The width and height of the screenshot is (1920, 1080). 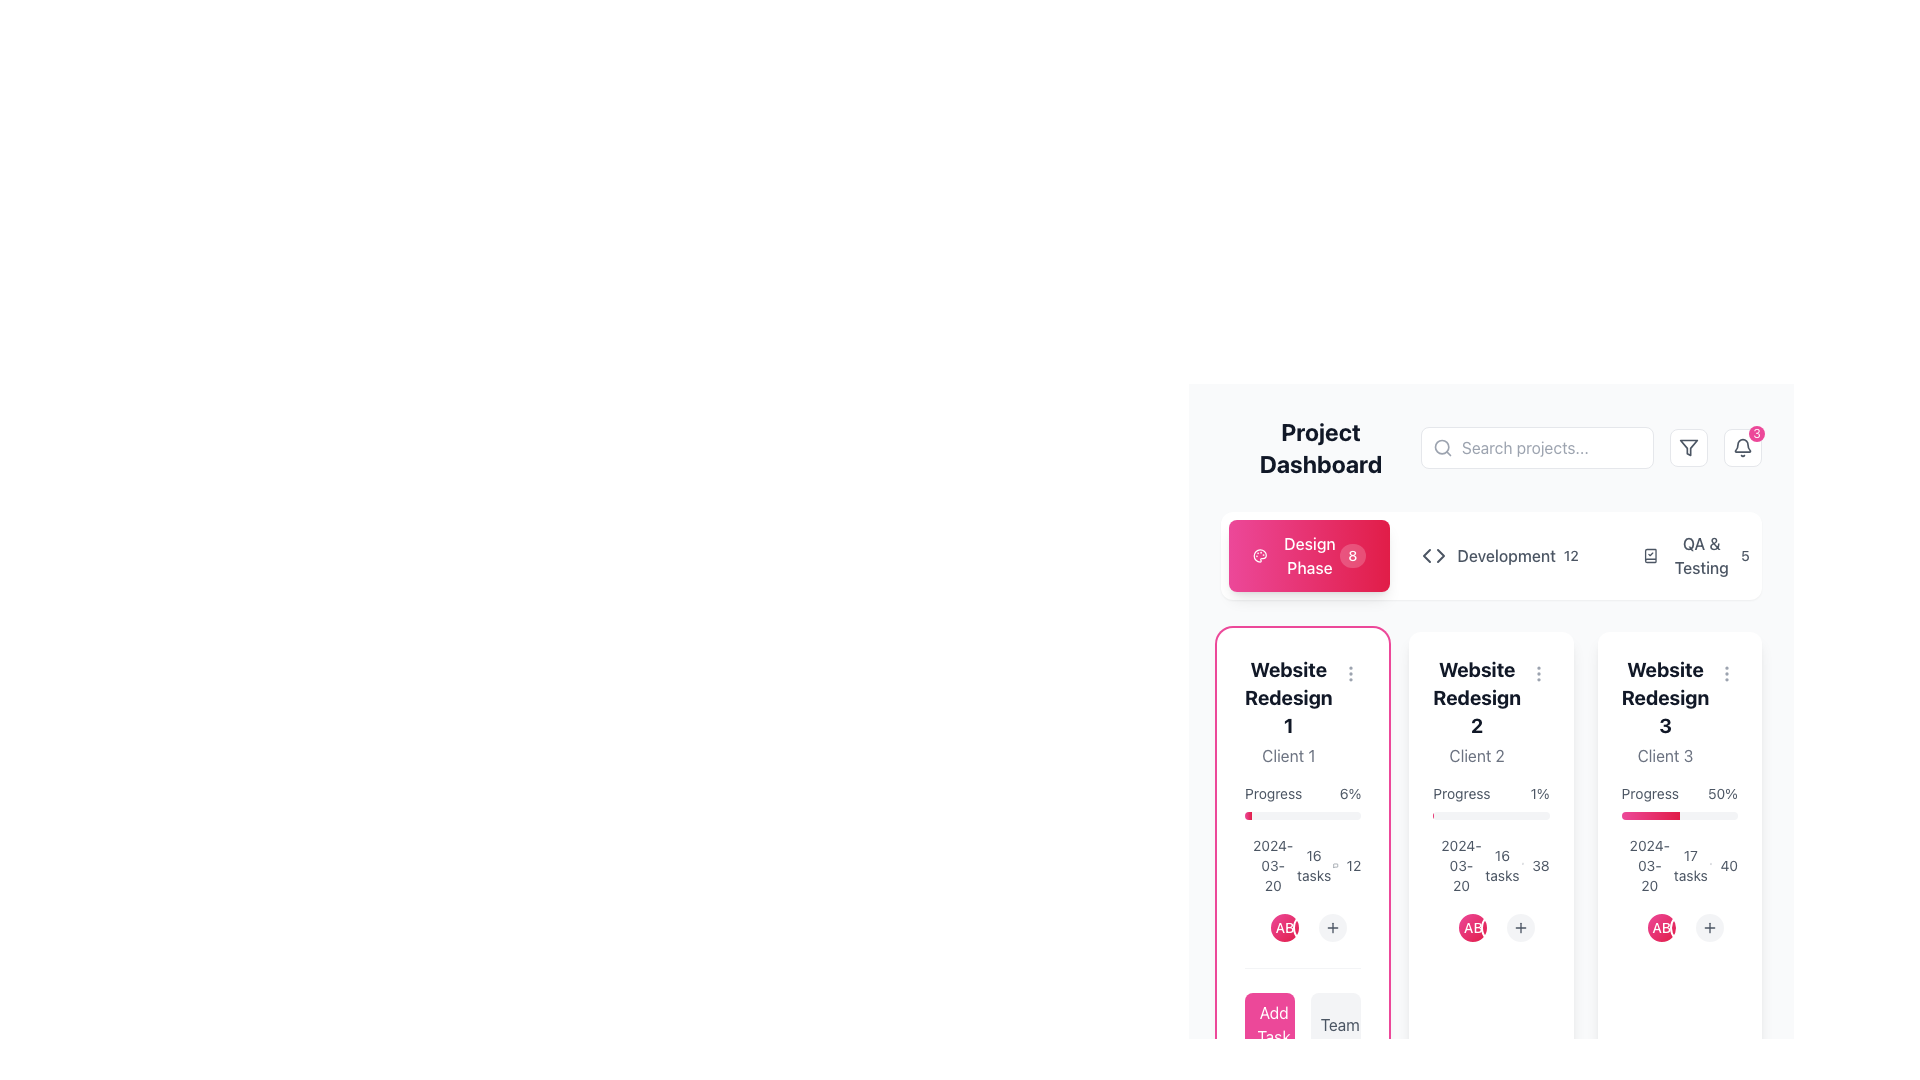 What do you see at coordinates (1688, 446) in the screenshot?
I see `the triangular funnel icon located at the top right corner of the interface` at bounding box center [1688, 446].